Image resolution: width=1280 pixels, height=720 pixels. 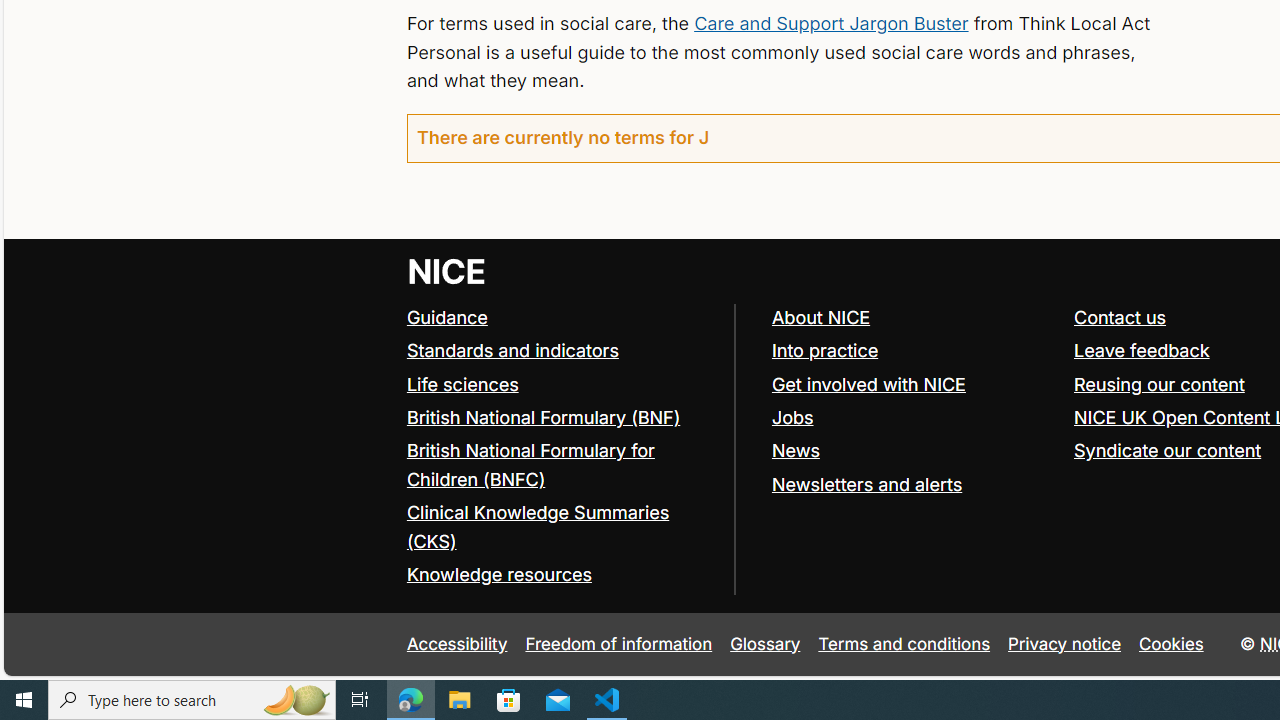 What do you see at coordinates (445, 316) in the screenshot?
I see `'Guidance'` at bounding box center [445, 316].